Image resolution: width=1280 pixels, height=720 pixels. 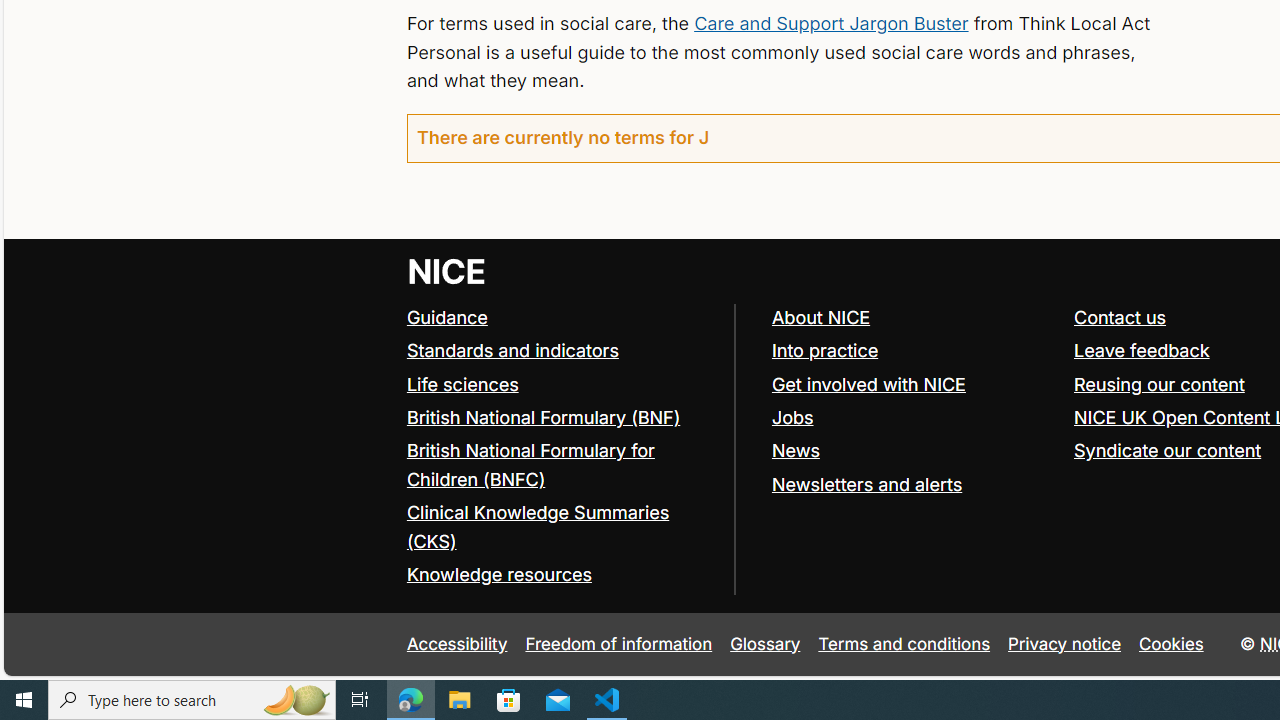 What do you see at coordinates (445, 316) in the screenshot?
I see `'Guidance'` at bounding box center [445, 316].